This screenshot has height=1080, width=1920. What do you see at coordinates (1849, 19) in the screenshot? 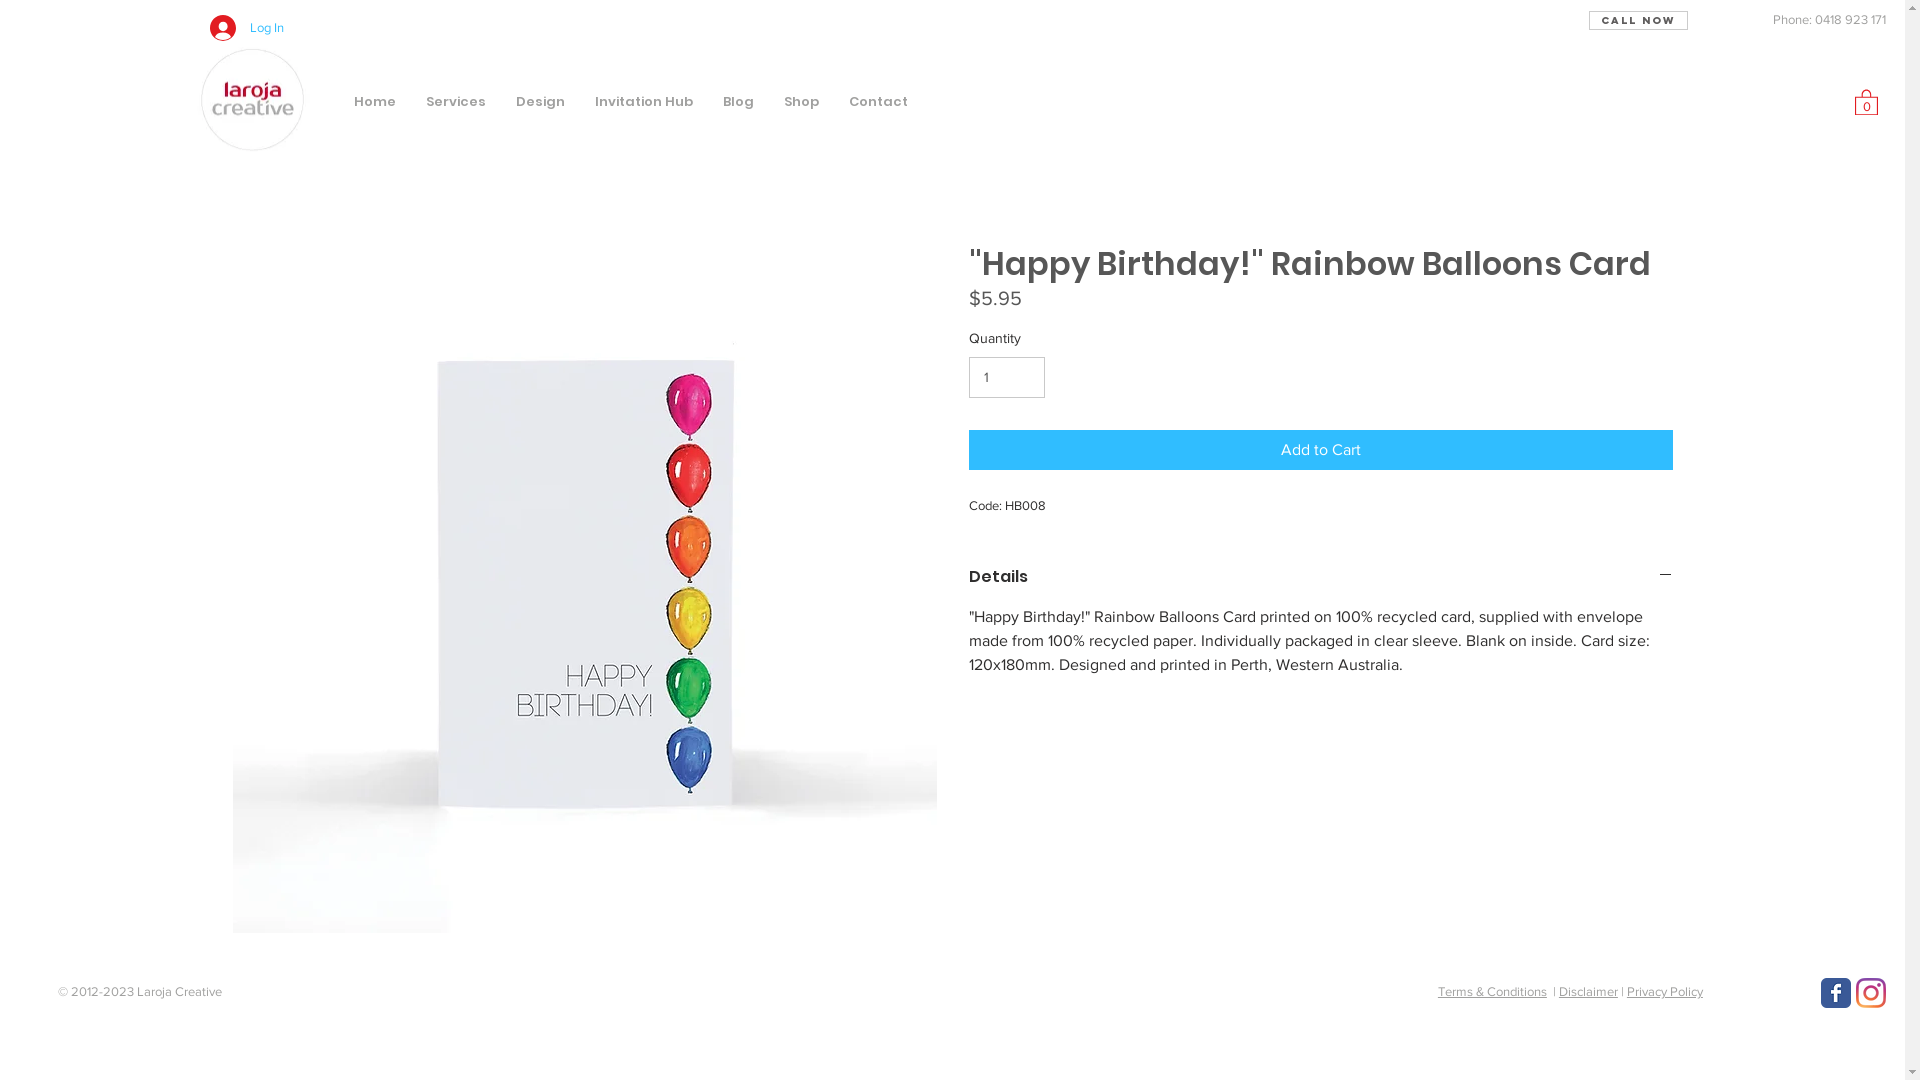
I see `'0418 923 171'` at bounding box center [1849, 19].